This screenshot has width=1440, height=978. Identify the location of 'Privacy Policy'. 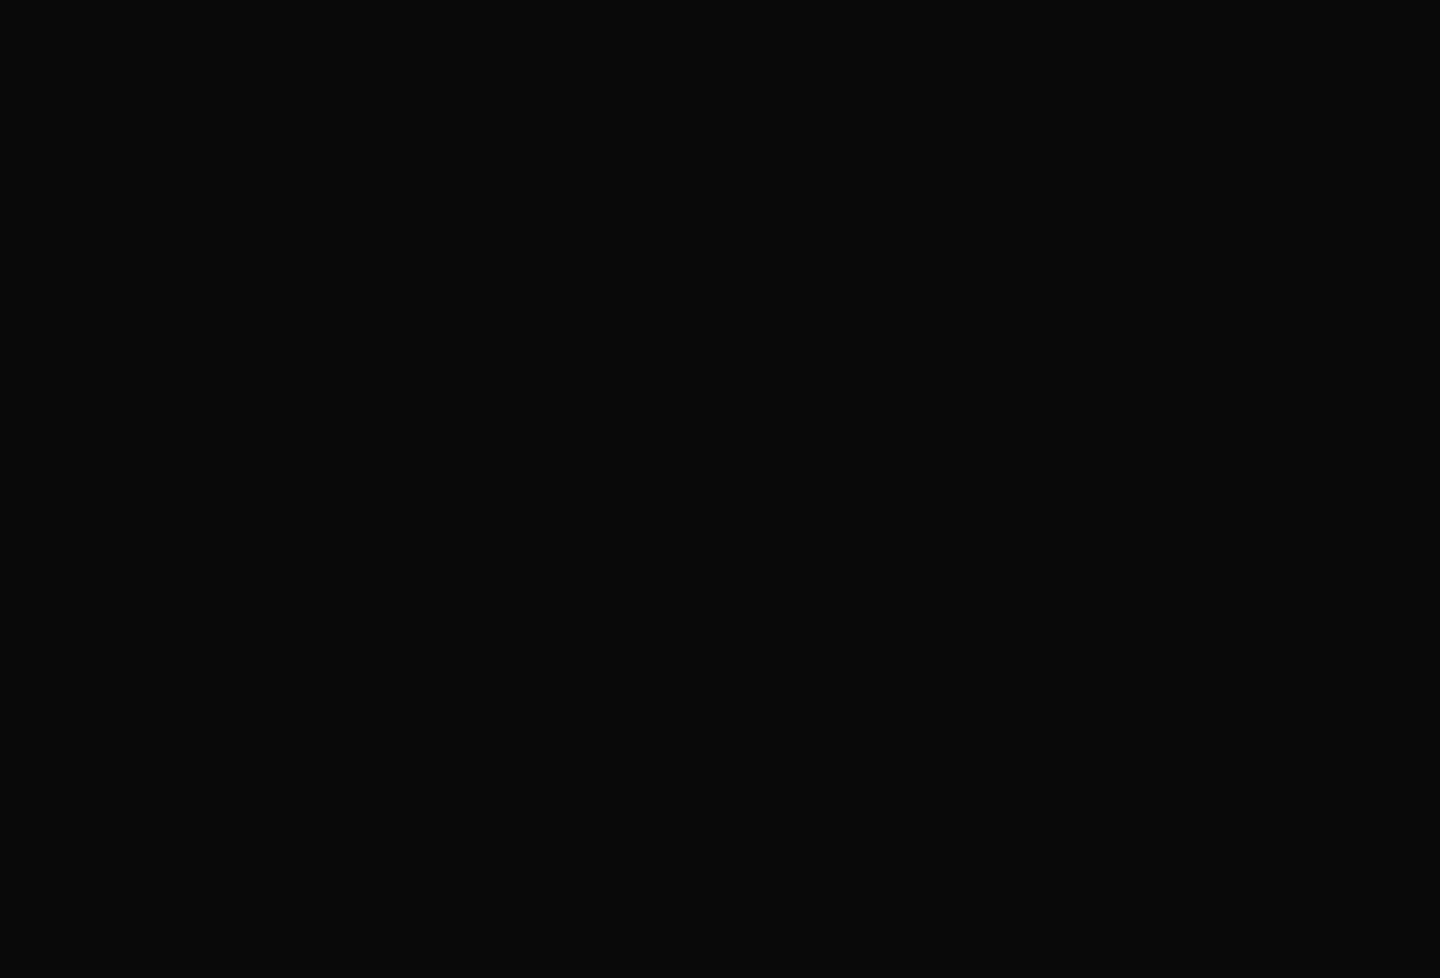
(1193, 465).